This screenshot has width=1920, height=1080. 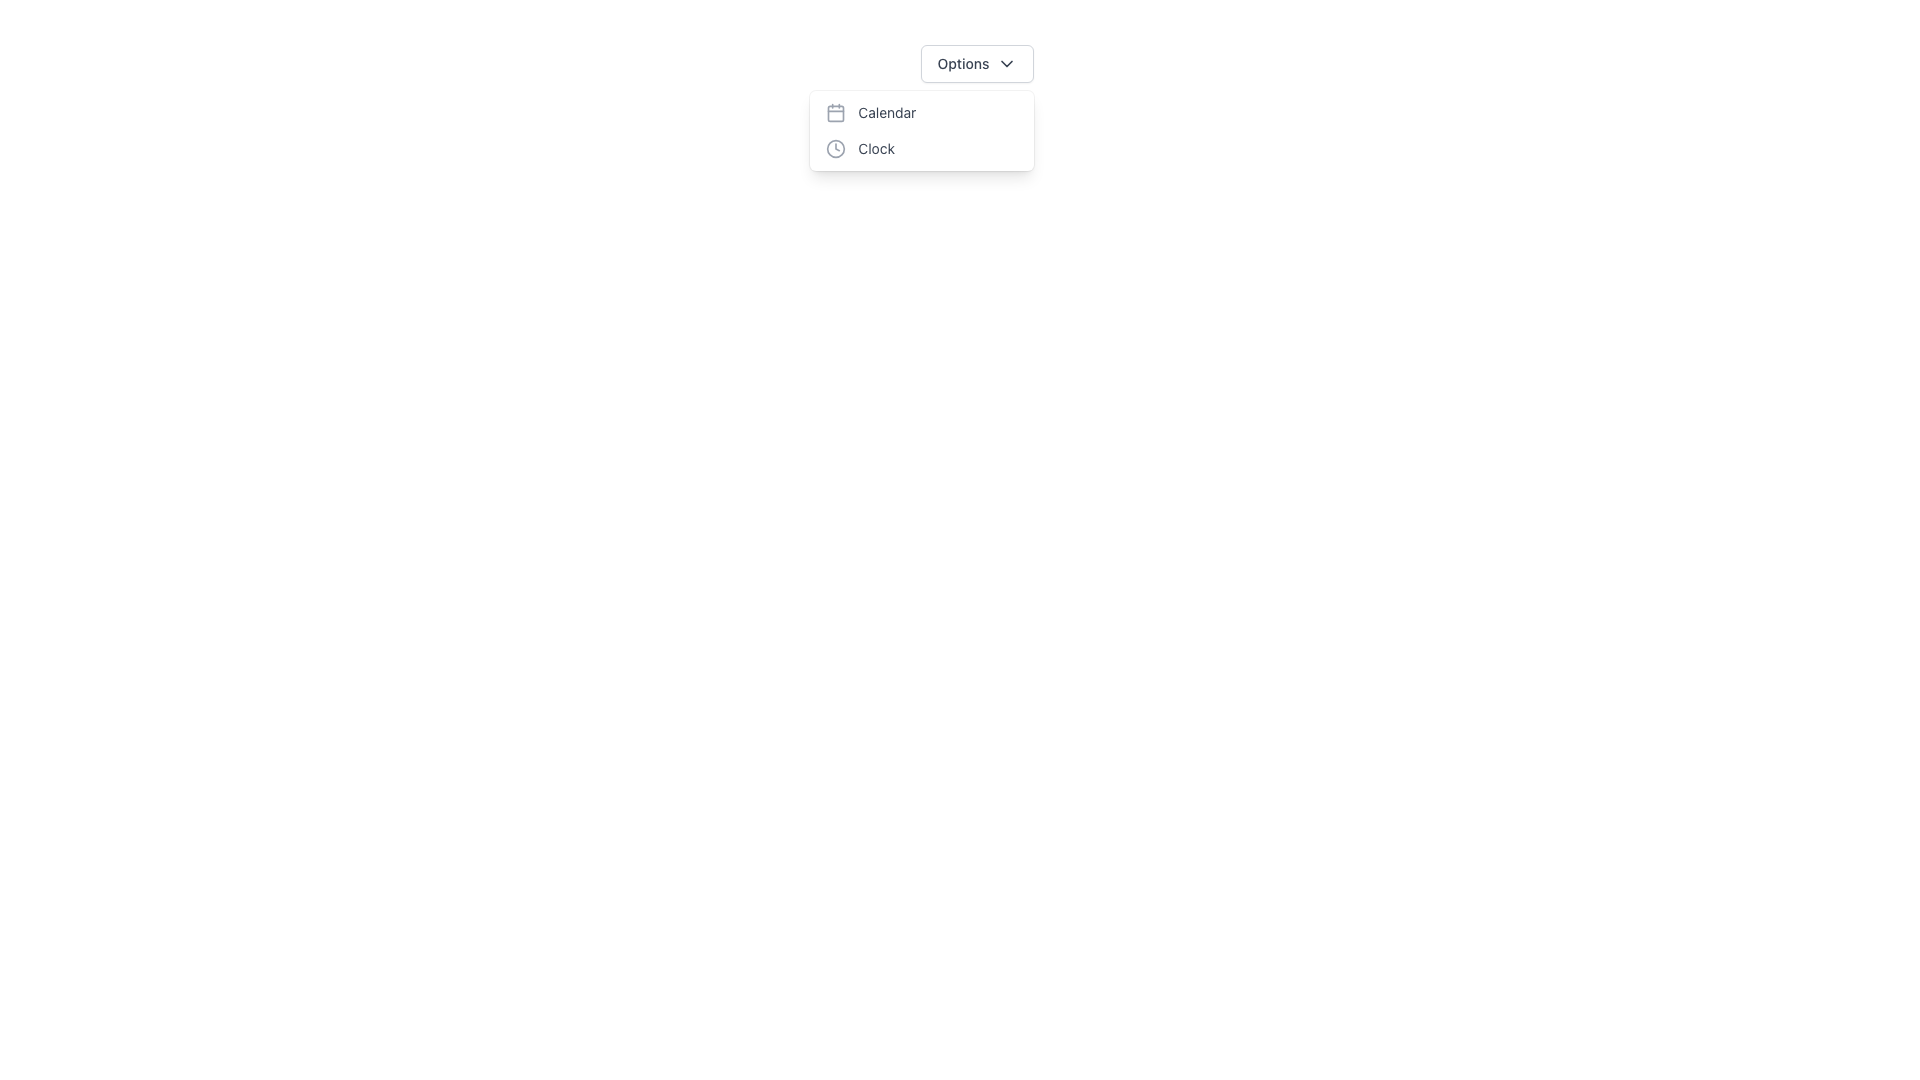 I want to click on the dropdown menu positioned below the 'Options' button, so click(x=921, y=131).